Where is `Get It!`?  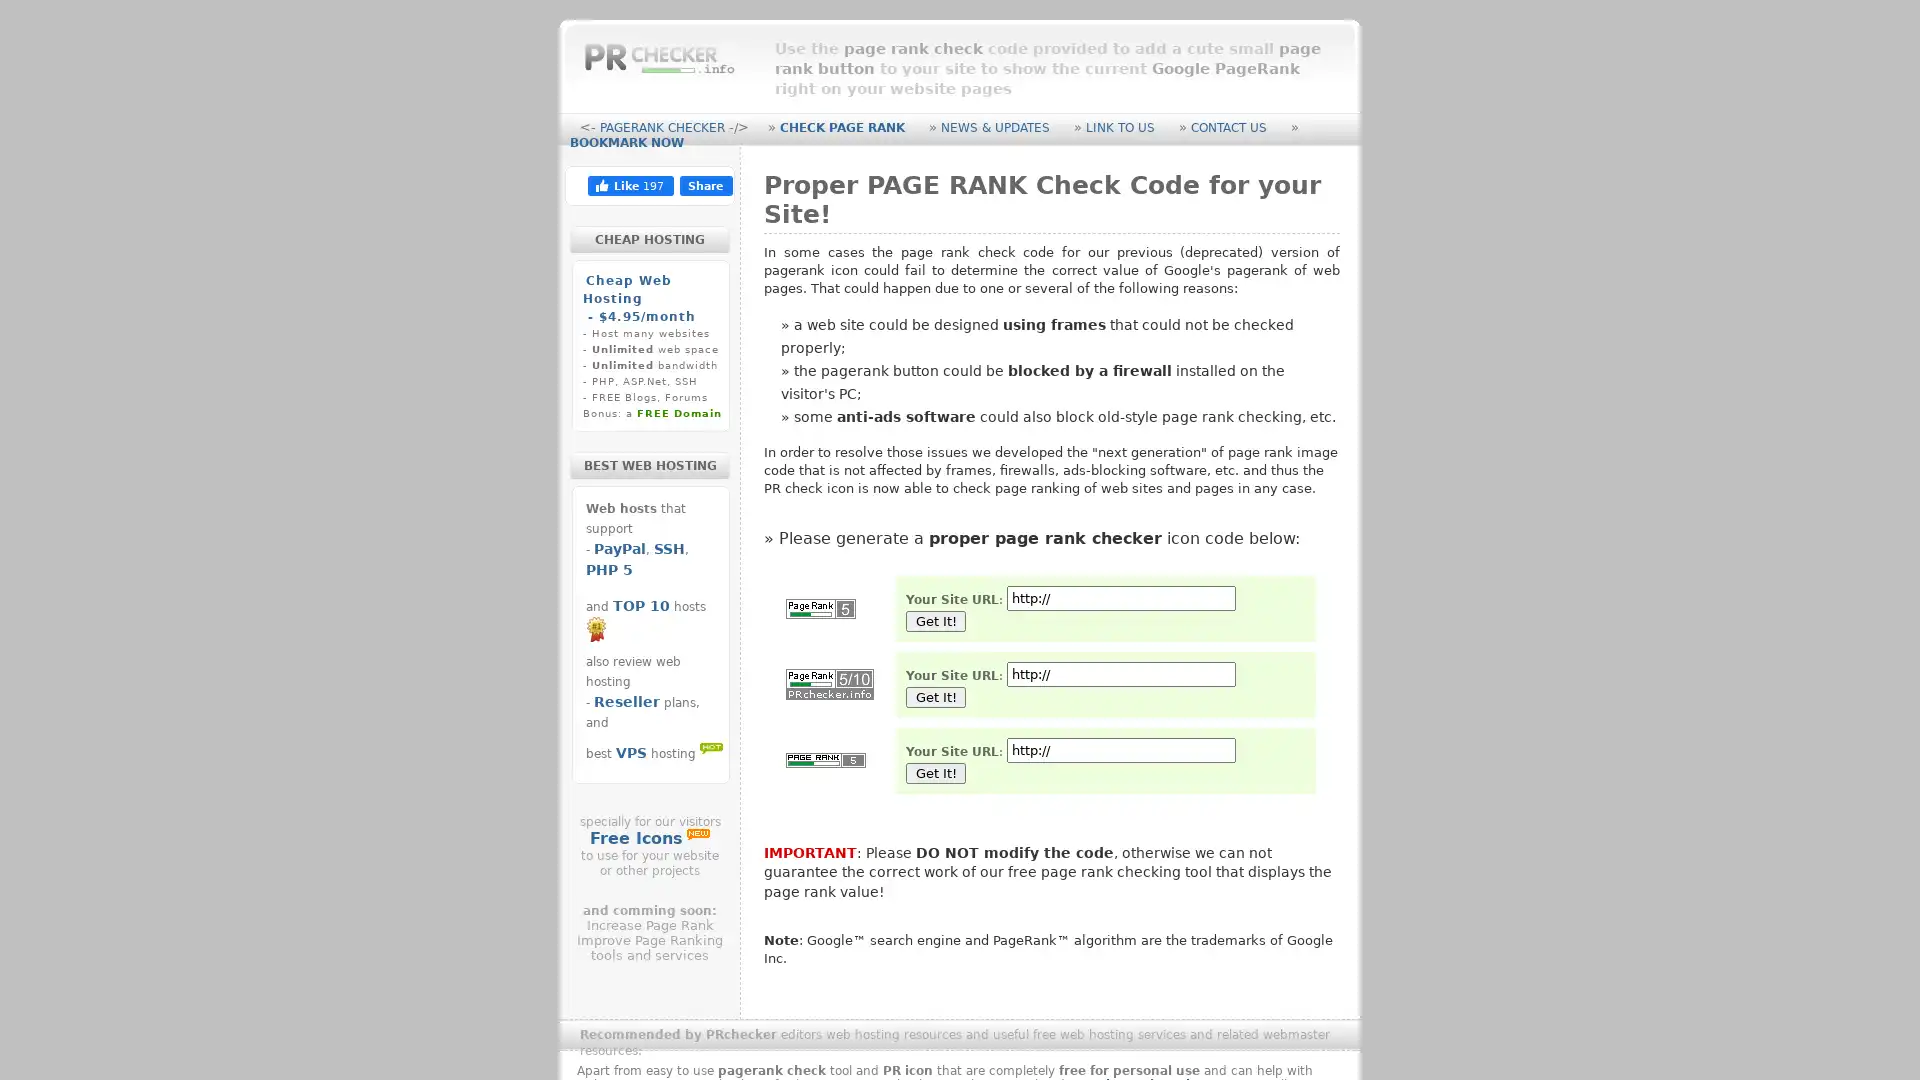
Get It! is located at coordinates (935, 771).